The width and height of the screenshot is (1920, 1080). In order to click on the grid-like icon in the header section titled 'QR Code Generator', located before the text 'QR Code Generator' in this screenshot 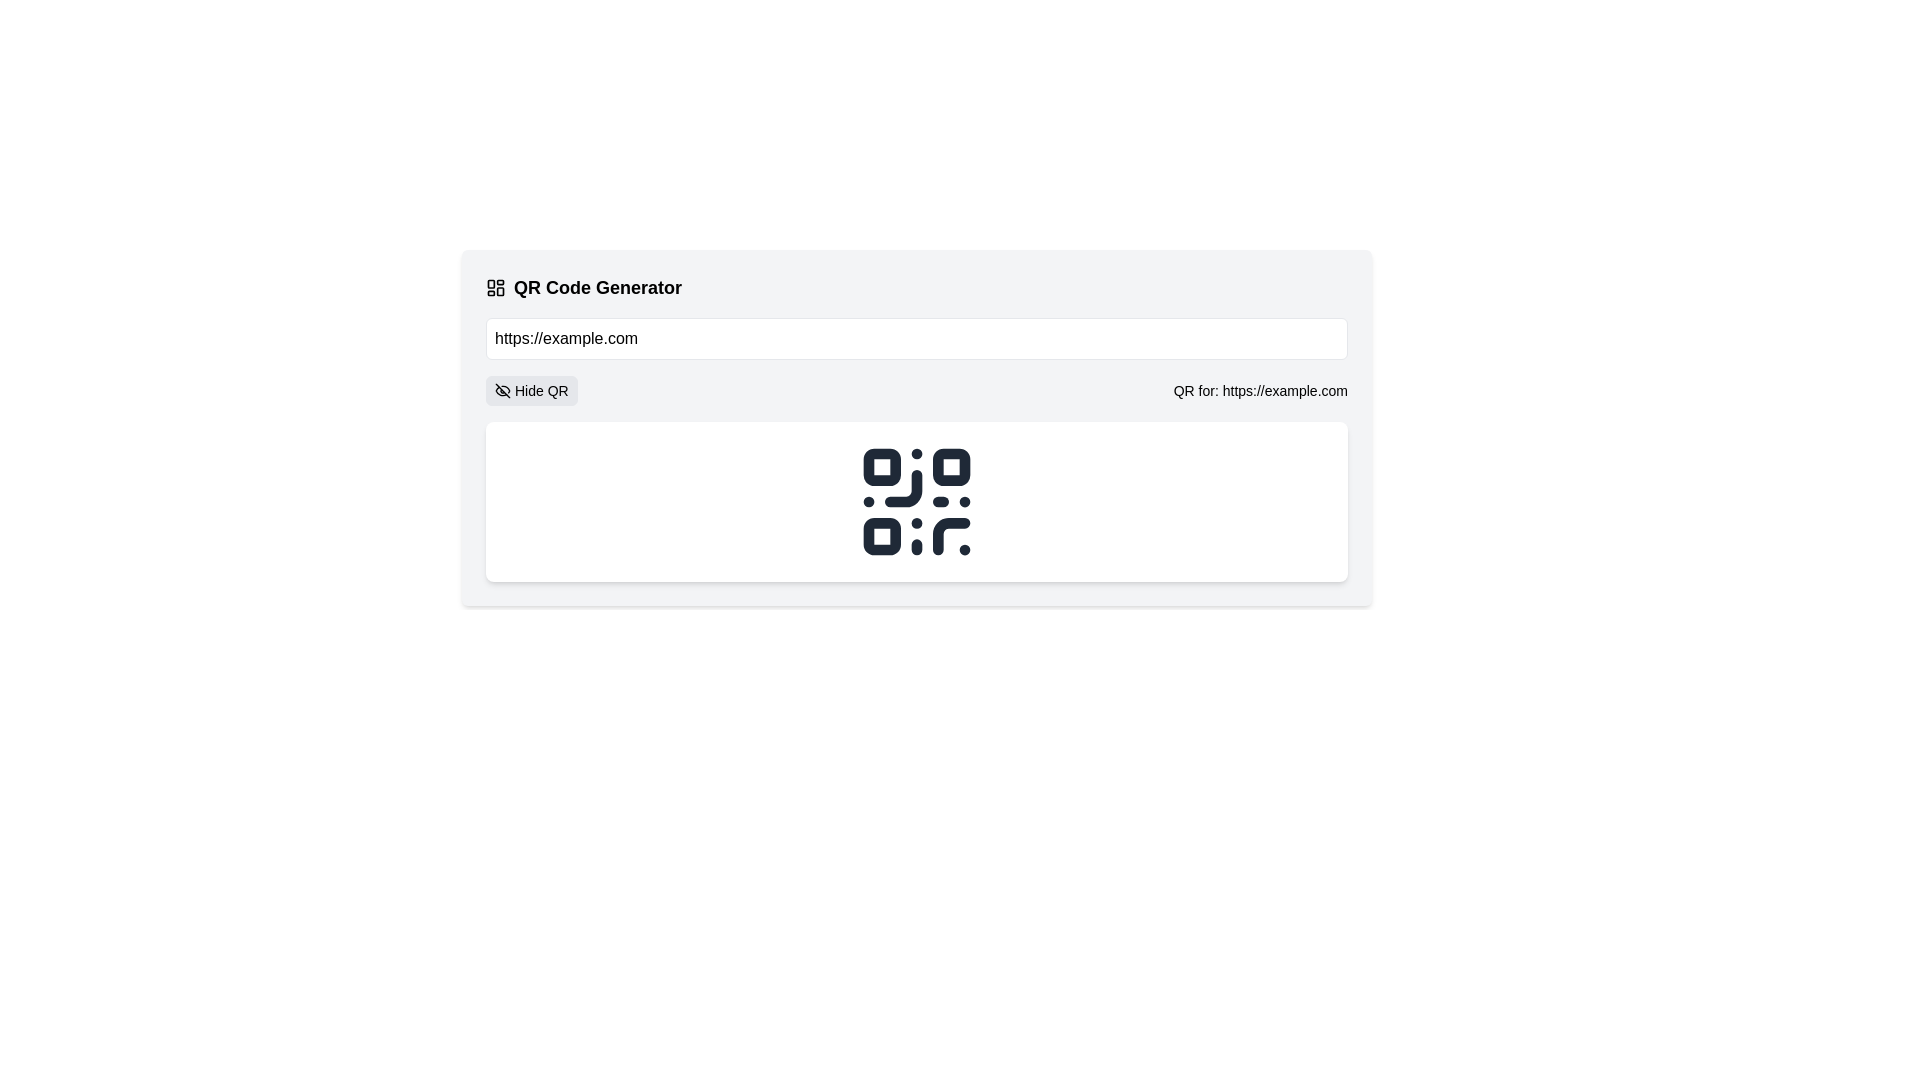, I will do `click(495, 288)`.